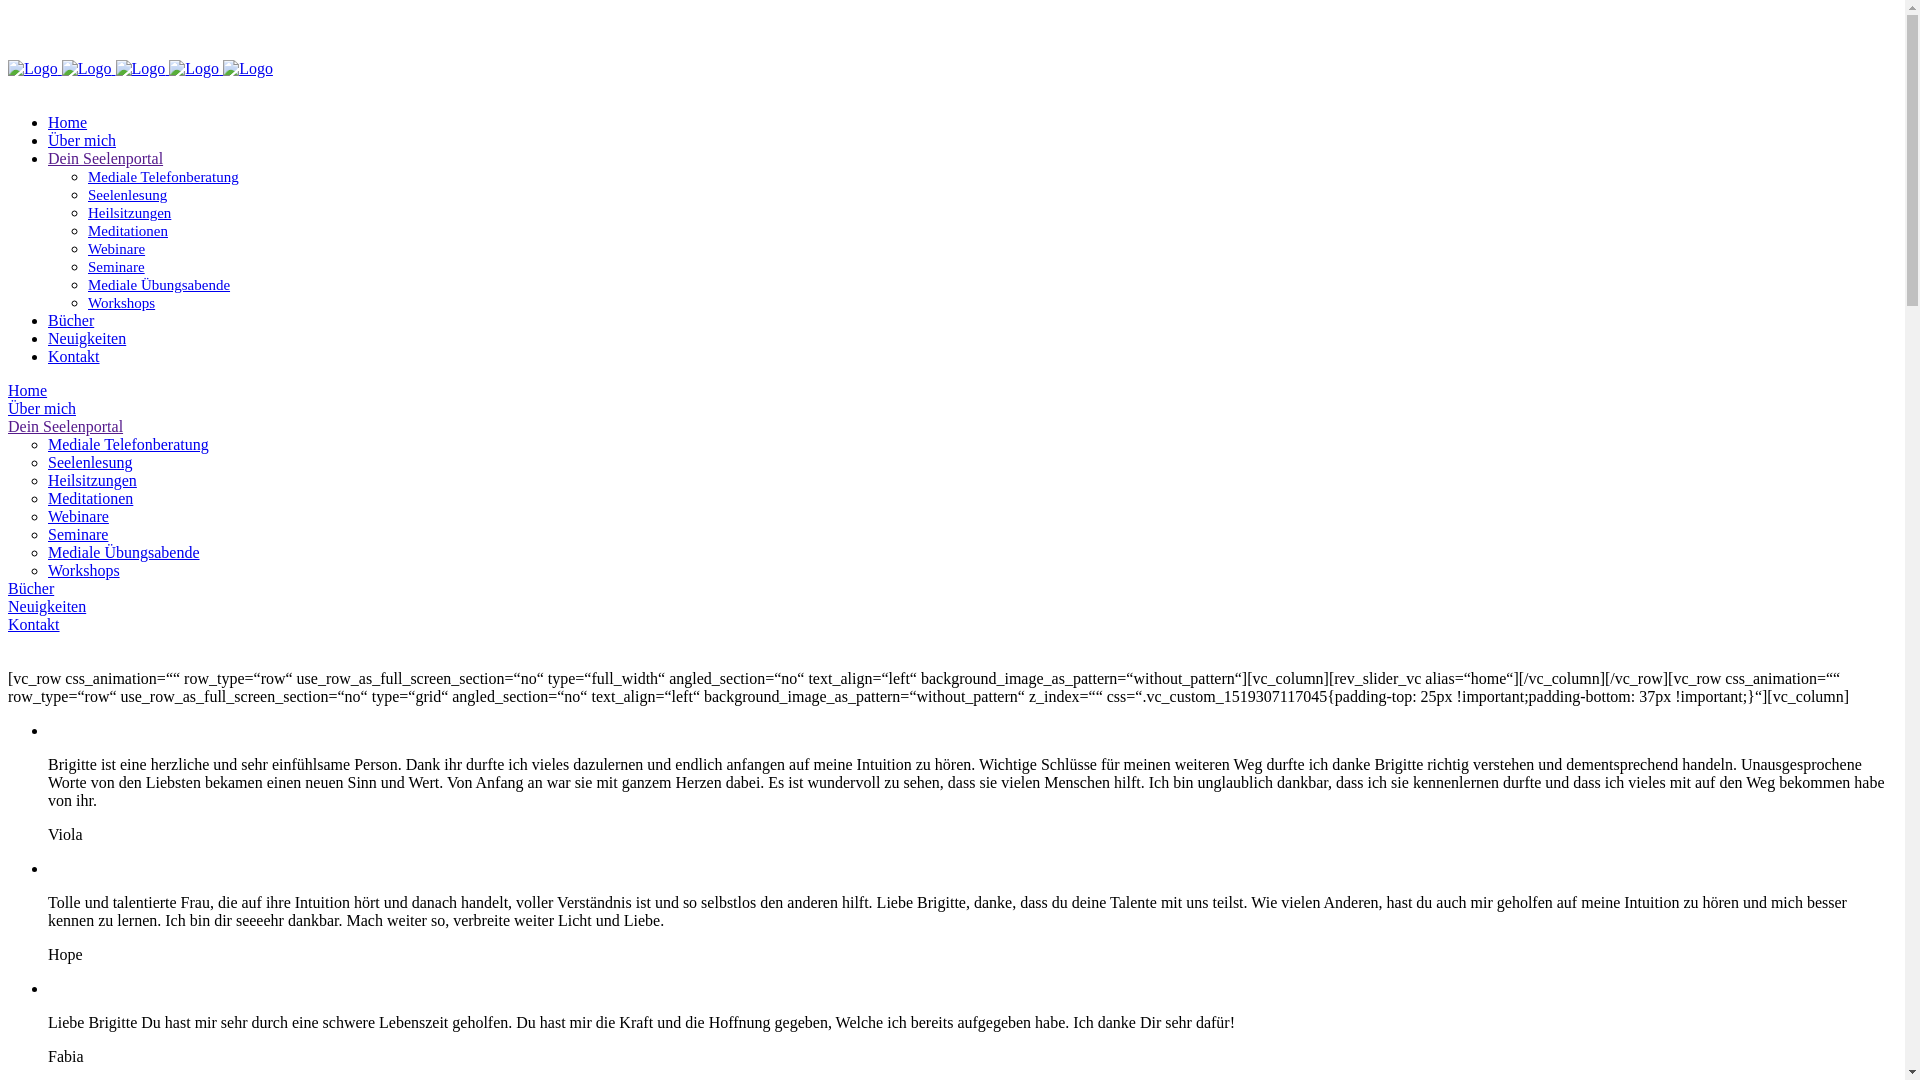  Describe the element at coordinates (67, 122) in the screenshot. I see `'Home'` at that location.